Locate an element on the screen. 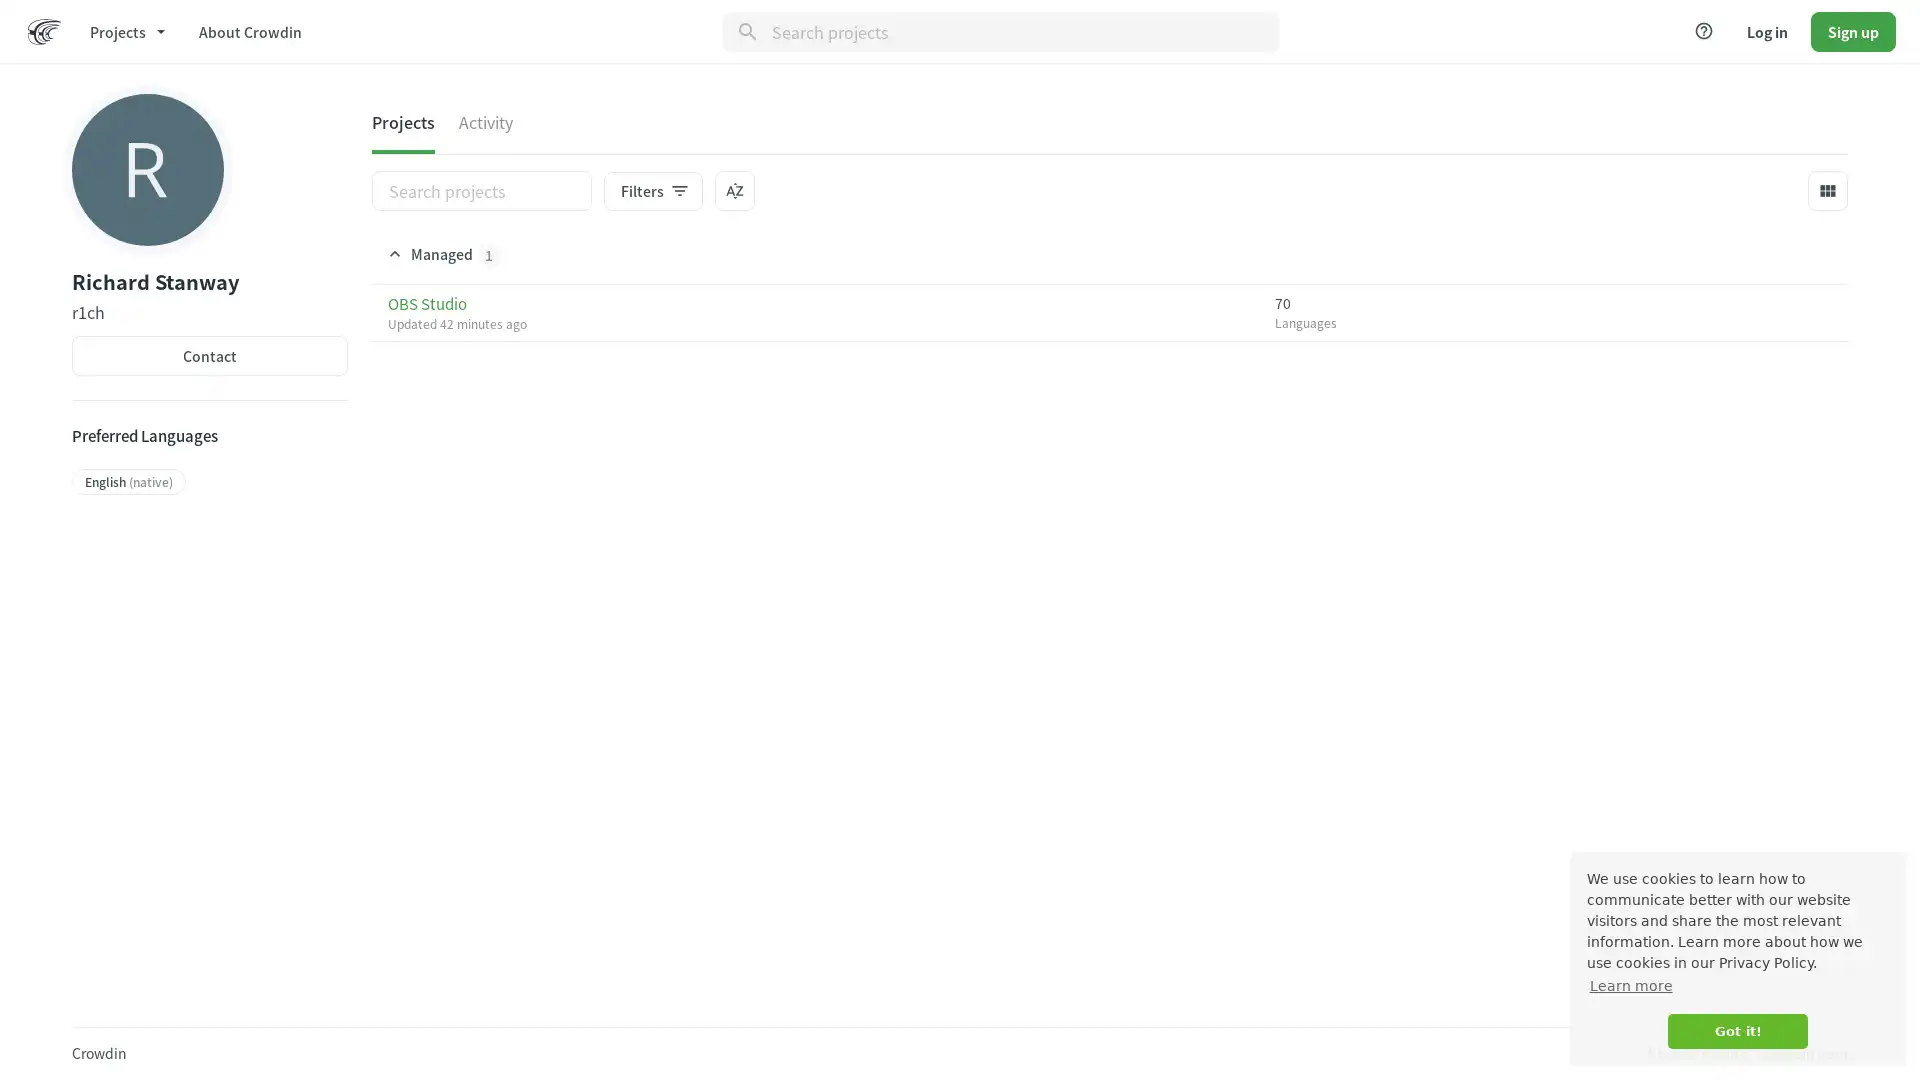 The height and width of the screenshot is (1080, 1920). view_module is located at coordinates (1827, 191).